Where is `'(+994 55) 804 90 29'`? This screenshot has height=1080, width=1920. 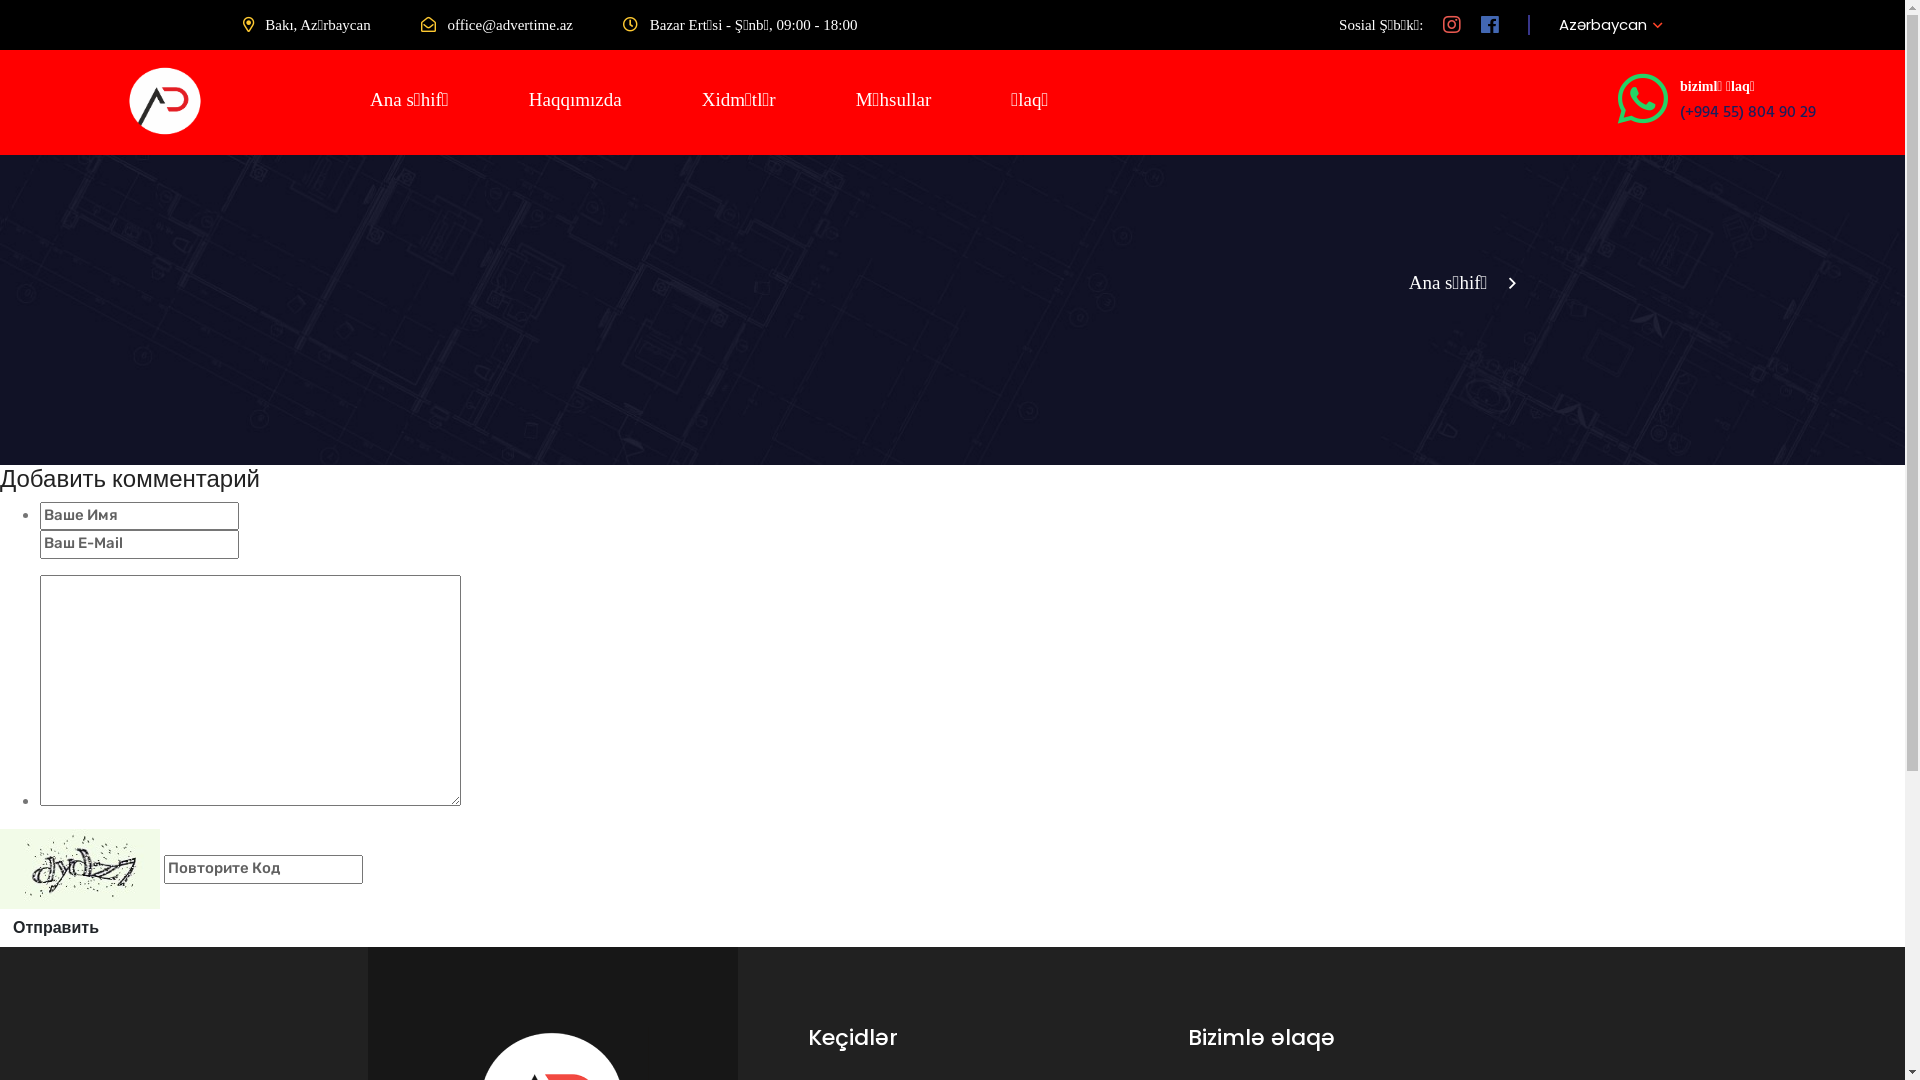 '(+994 55) 804 90 29' is located at coordinates (1746, 112).